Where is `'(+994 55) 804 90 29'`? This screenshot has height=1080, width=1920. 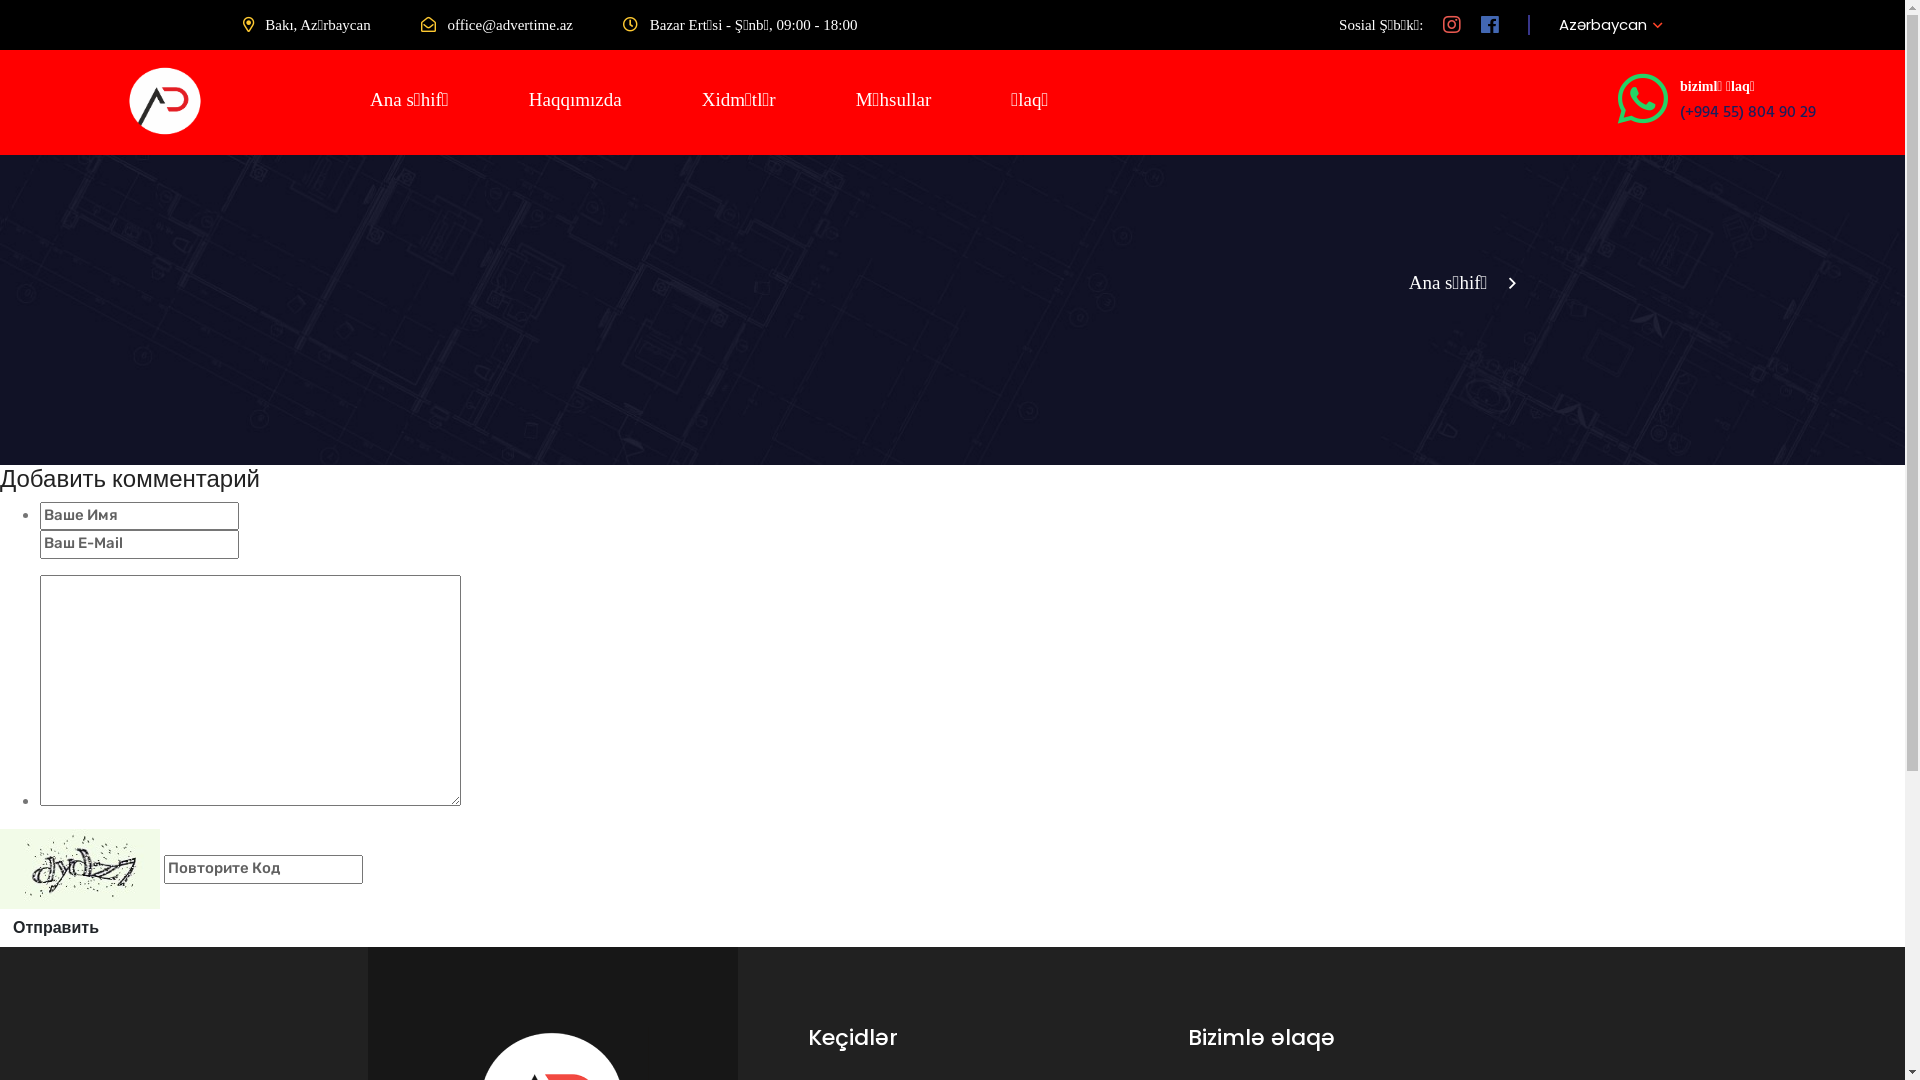 '(+994 55) 804 90 29' is located at coordinates (1746, 112).